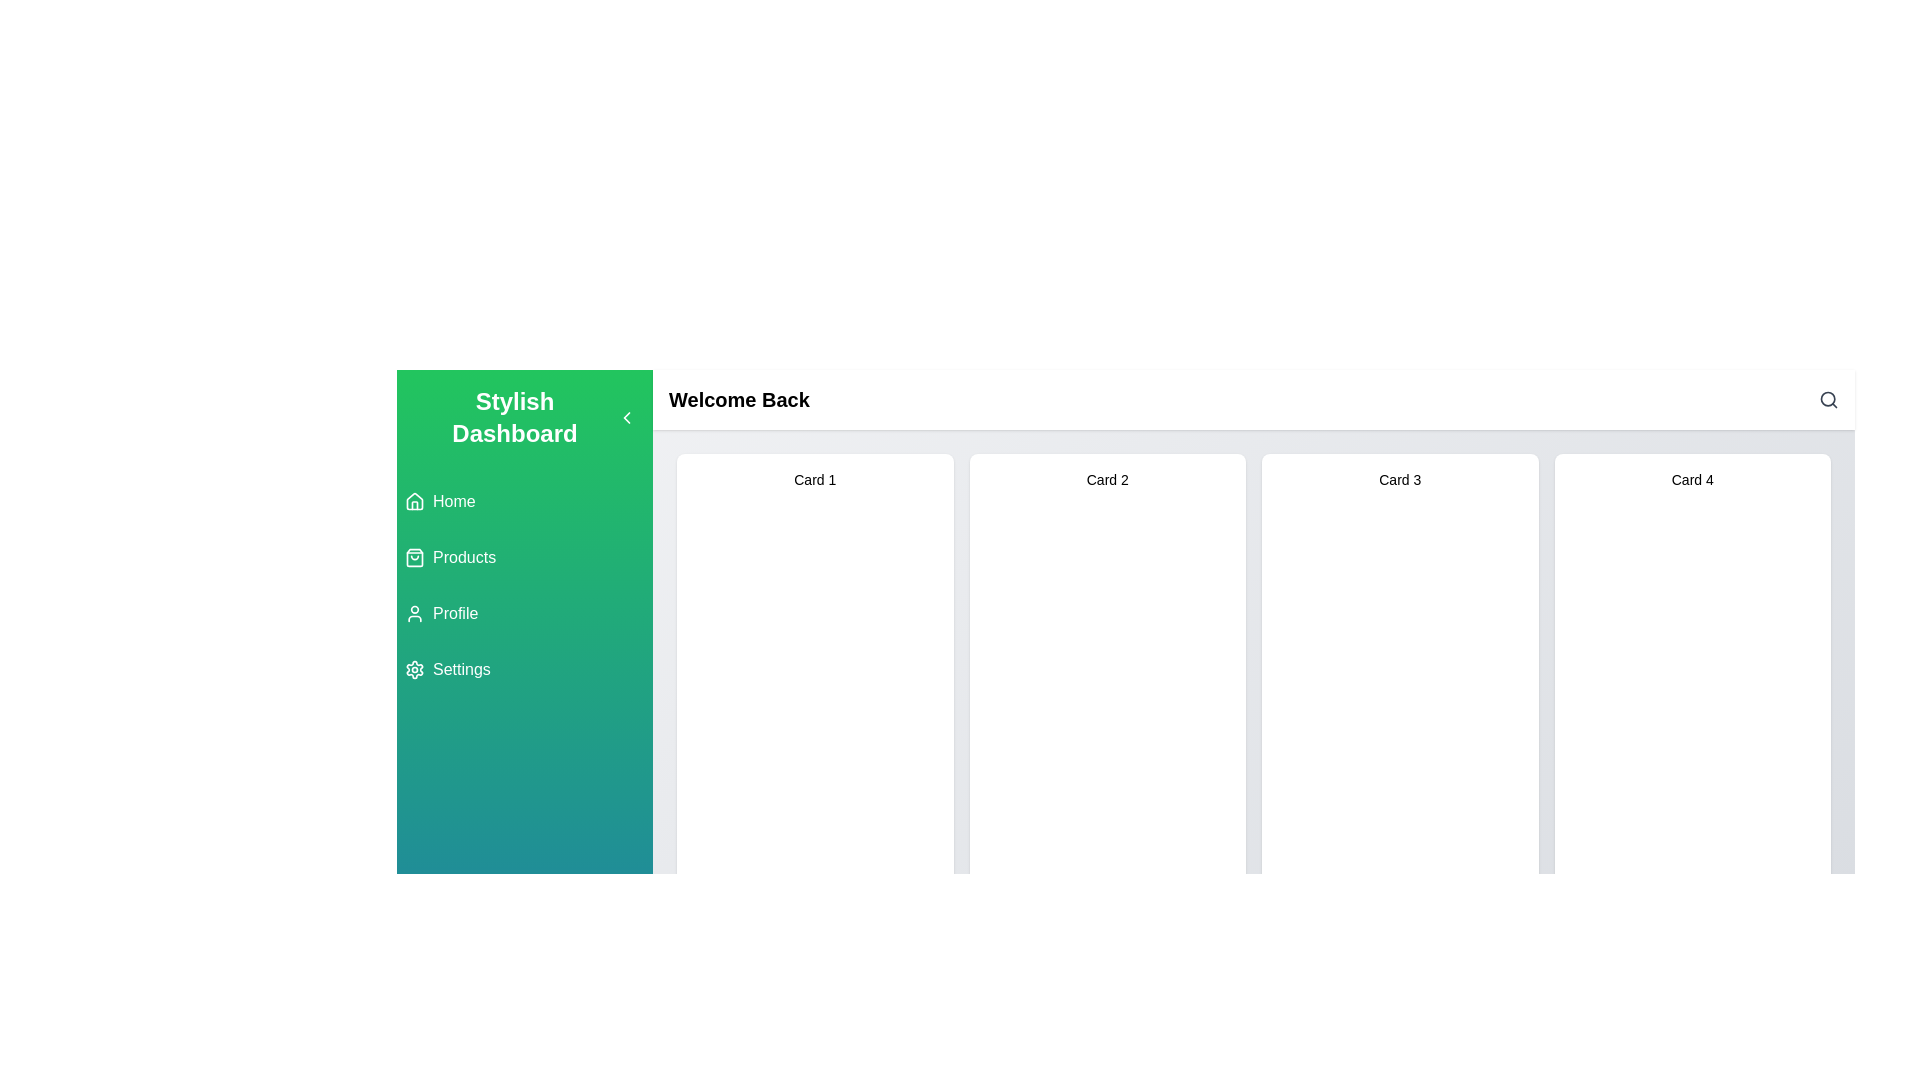 Image resolution: width=1920 pixels, height=1080 pixels. What do you see at coordinates (413, 558) in the screenshot?
I see `the shopping bag icon which serves as a visual indicator for the 'Products' navigation link located in the sidebar of the dashboard interface` at bounding box center [413, 558].